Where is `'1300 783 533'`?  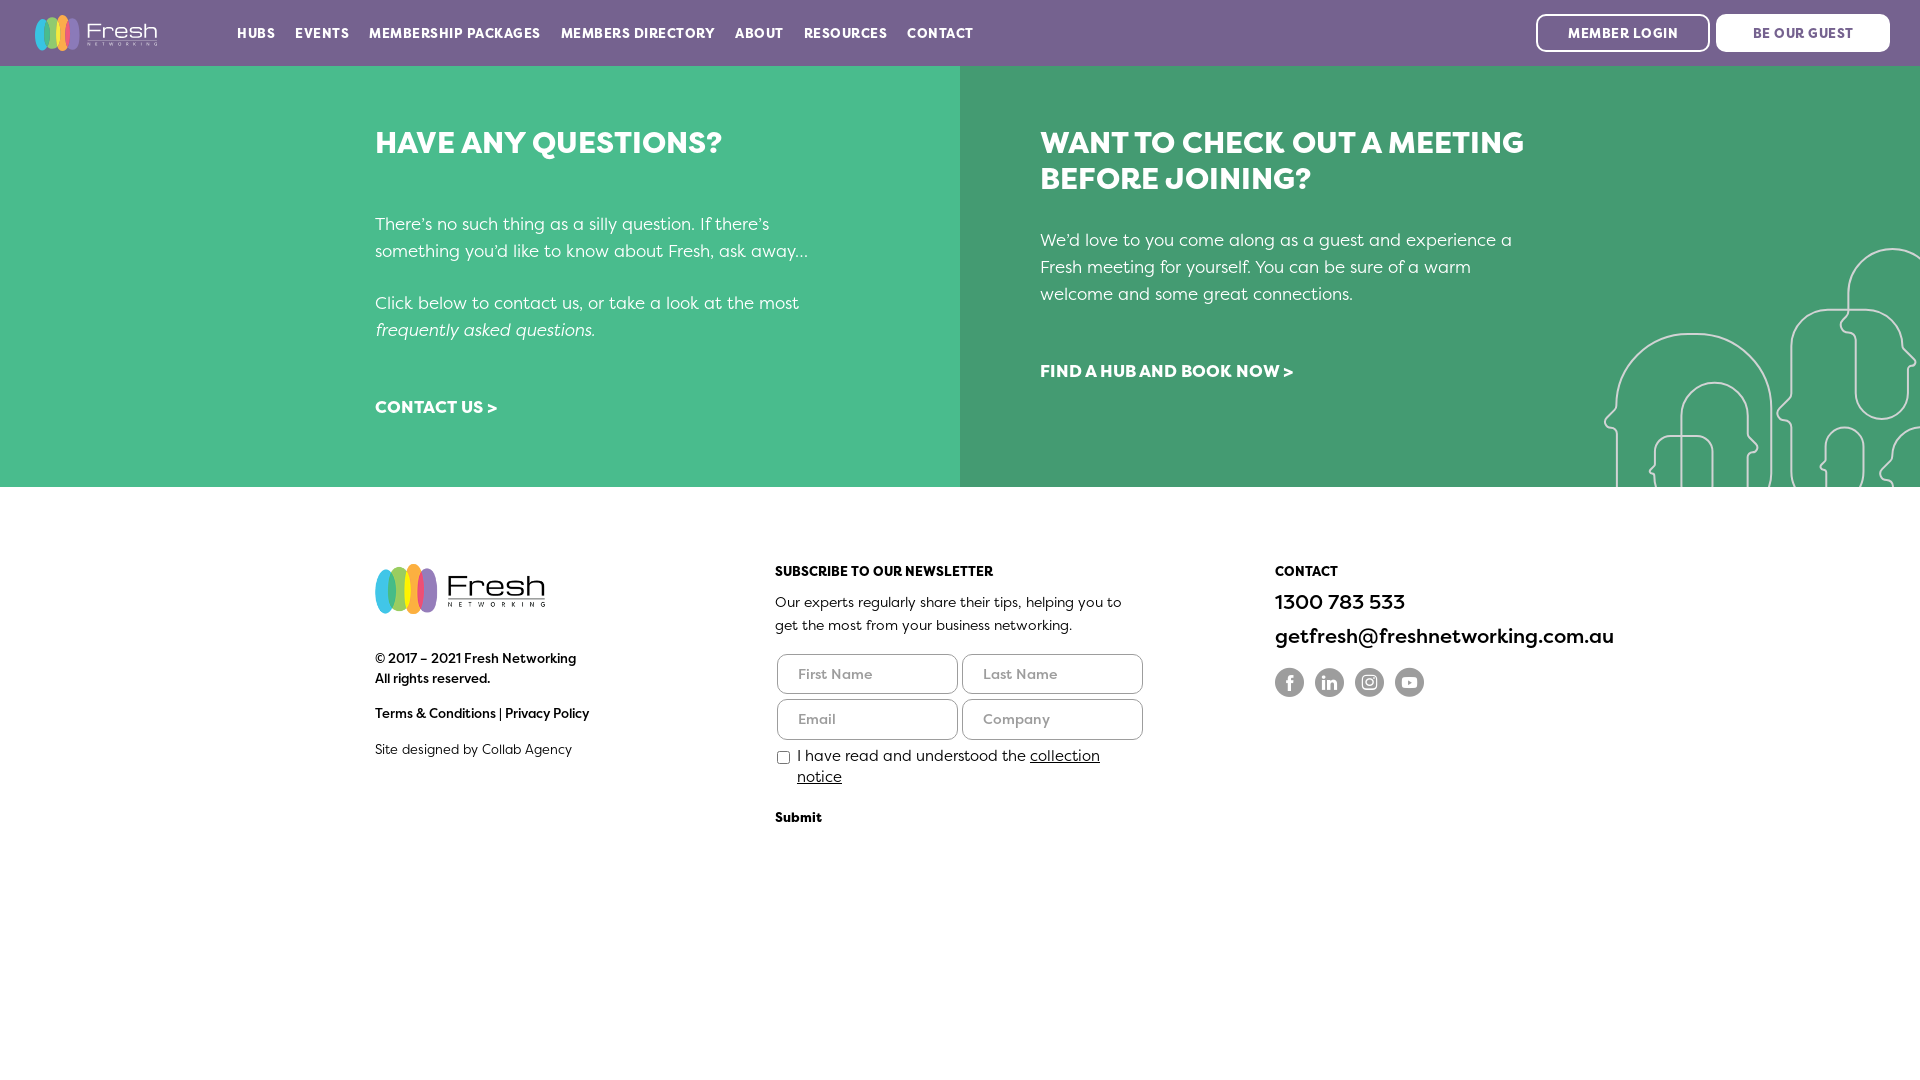
'1300 783 533' is located at coordinates (1339, 600).